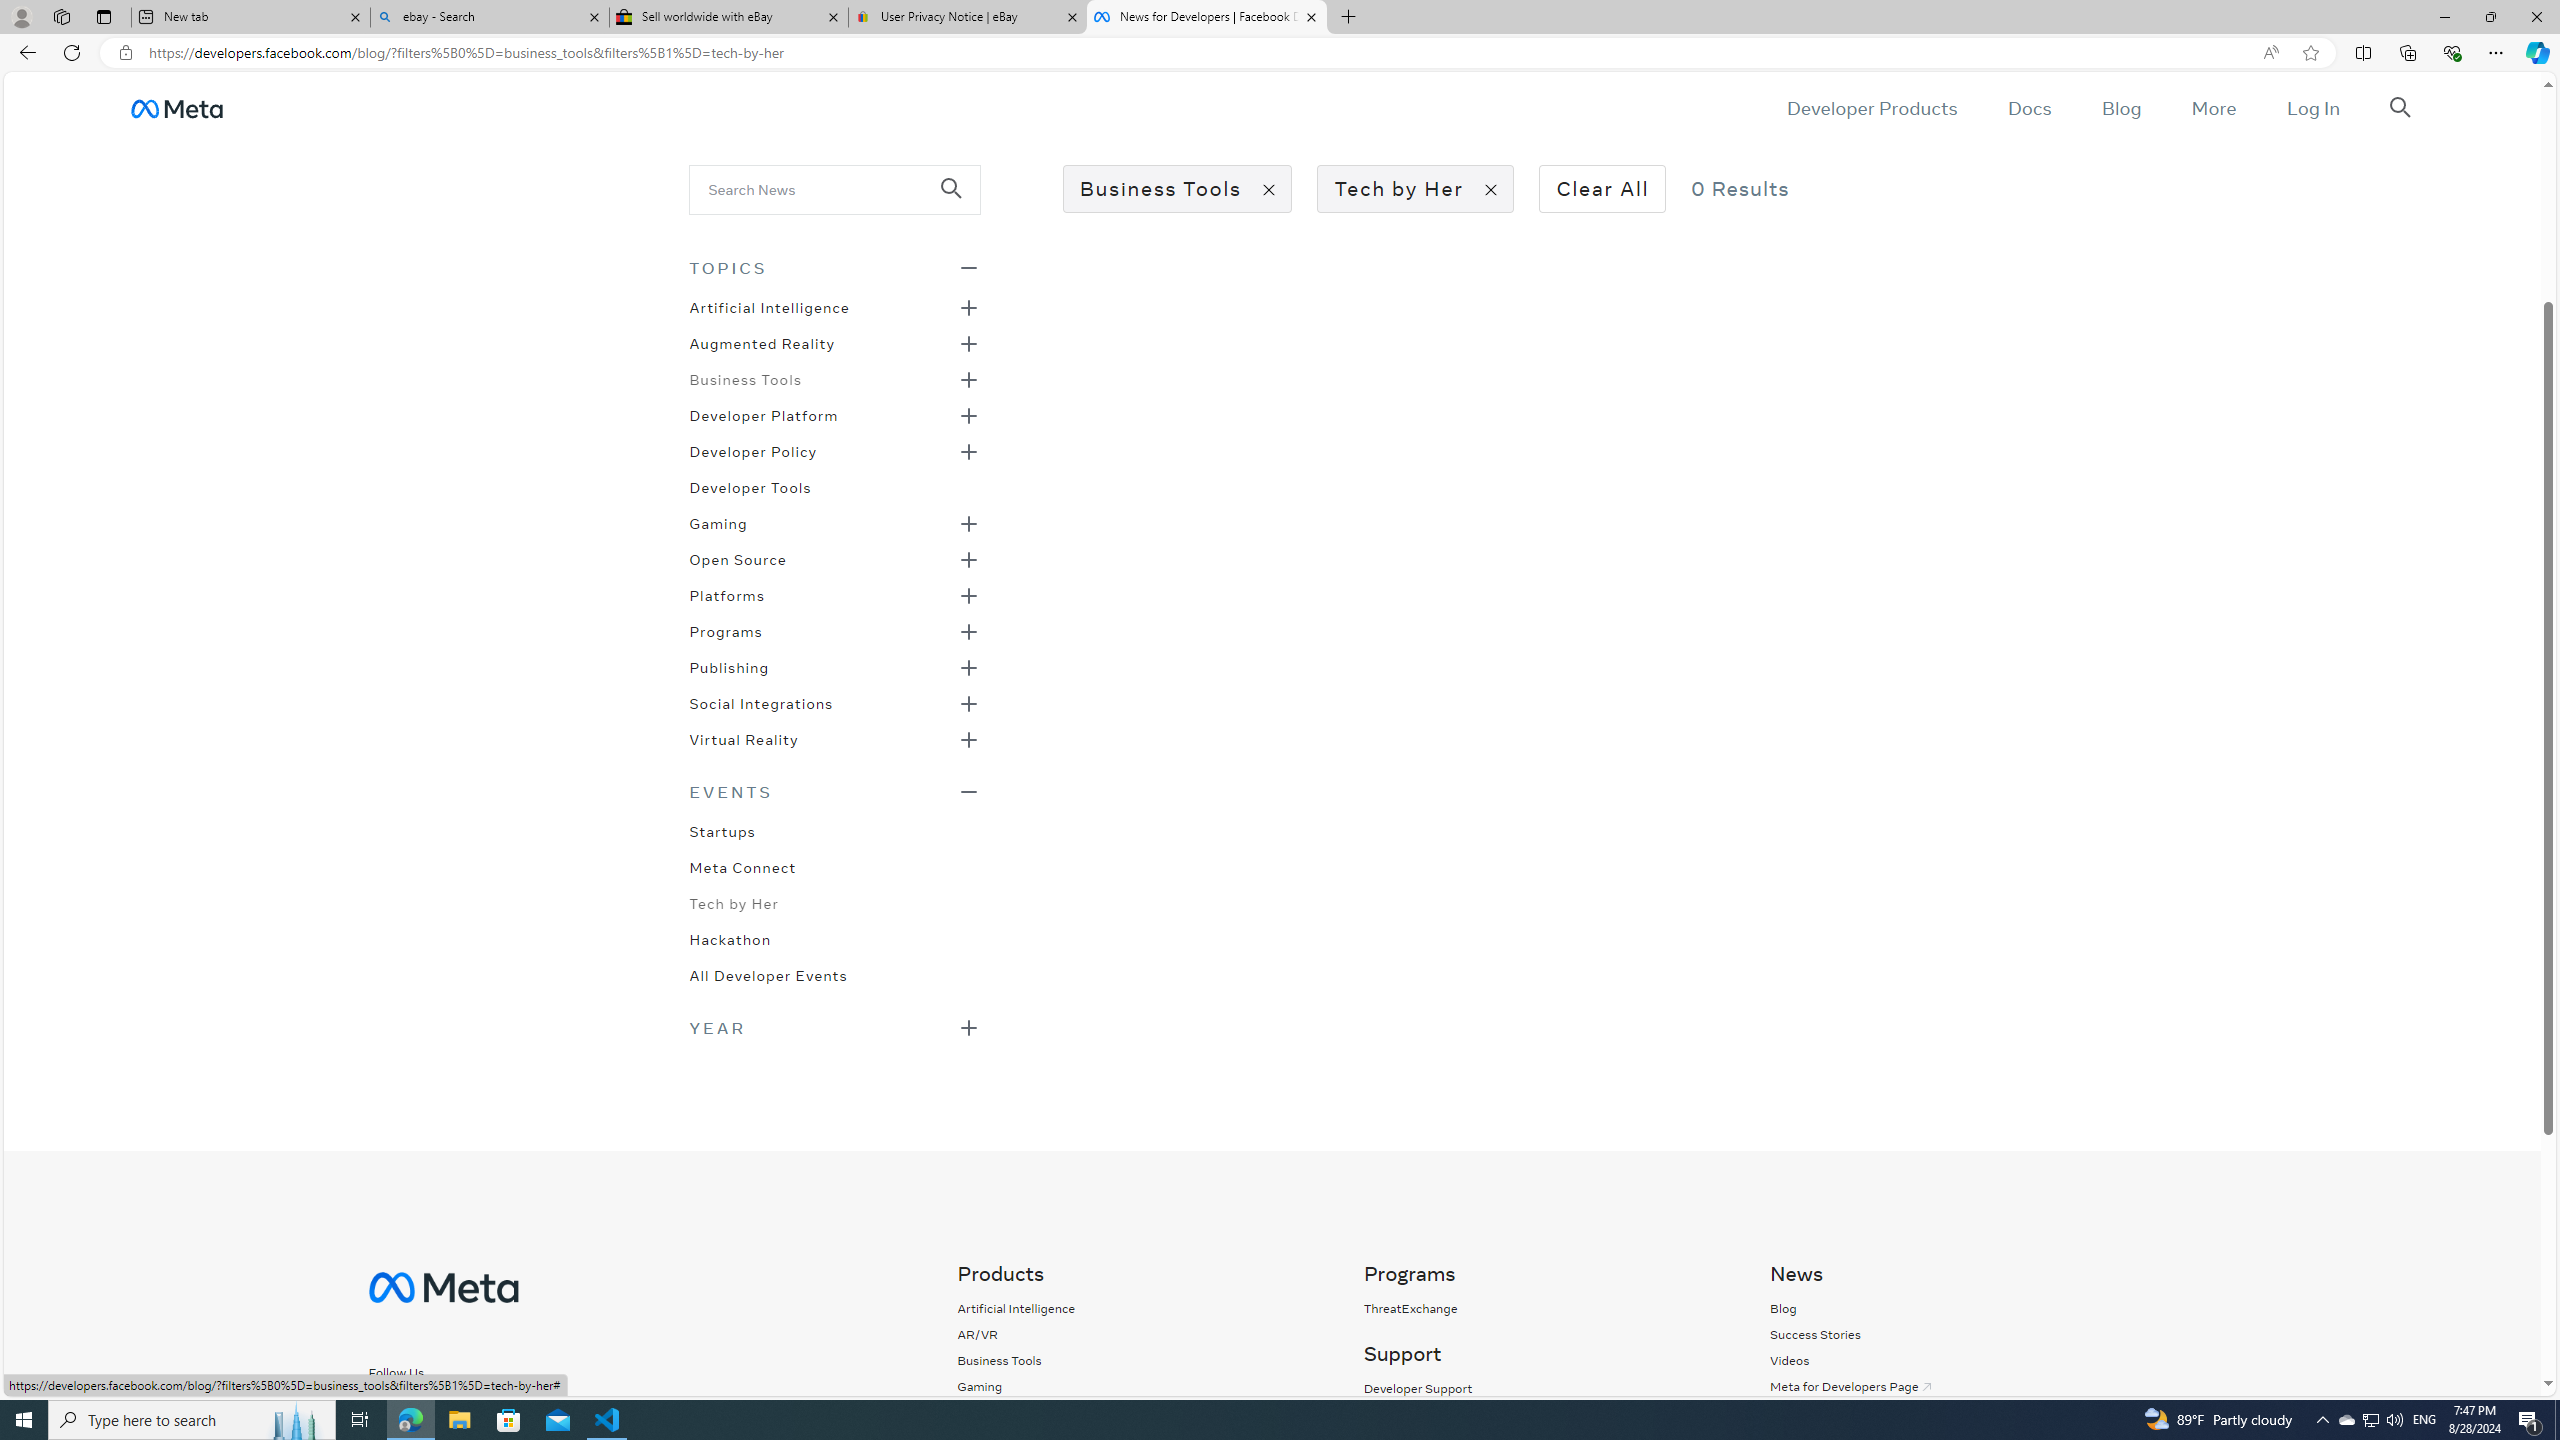 Image resolution: width=2560 pixels, height=1440 pixels. I want to click on 'Log In', so click(2311, 107).